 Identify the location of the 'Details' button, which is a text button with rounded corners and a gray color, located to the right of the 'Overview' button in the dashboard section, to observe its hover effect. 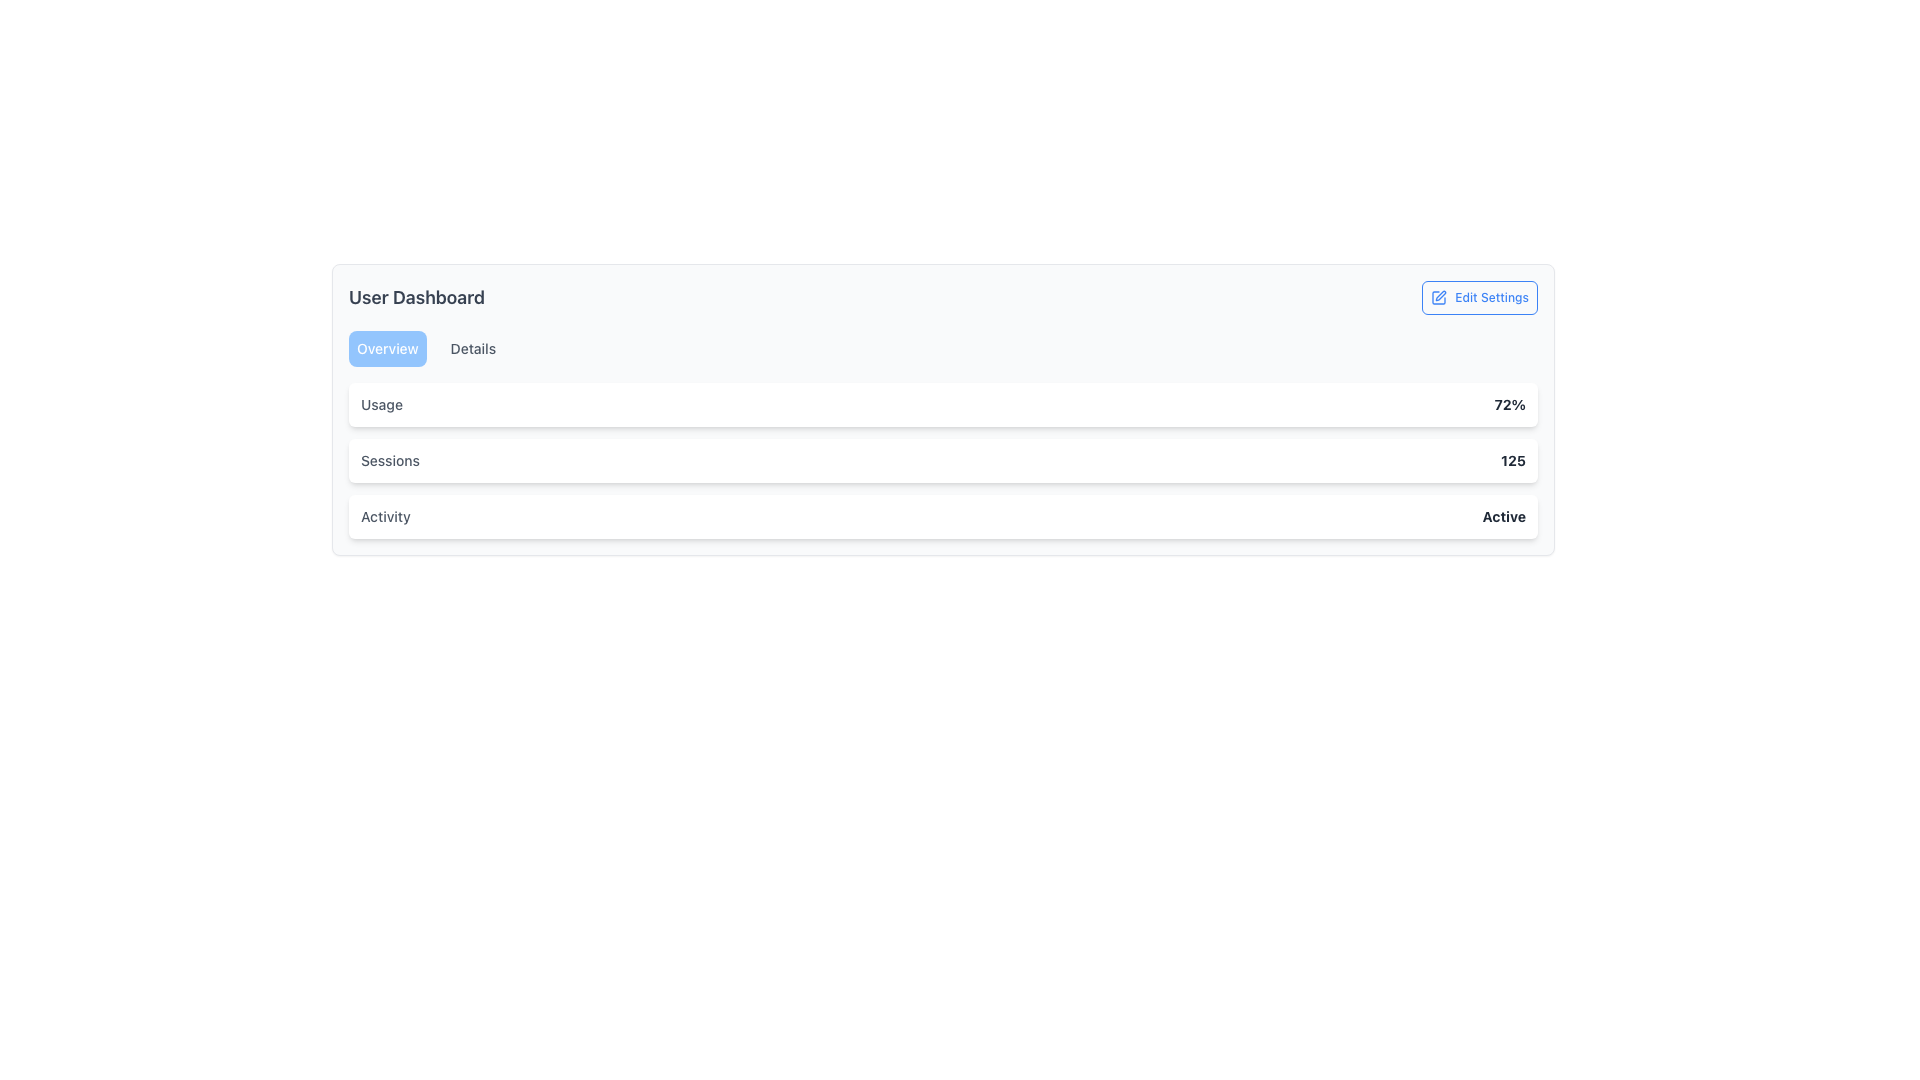
(472, 347).